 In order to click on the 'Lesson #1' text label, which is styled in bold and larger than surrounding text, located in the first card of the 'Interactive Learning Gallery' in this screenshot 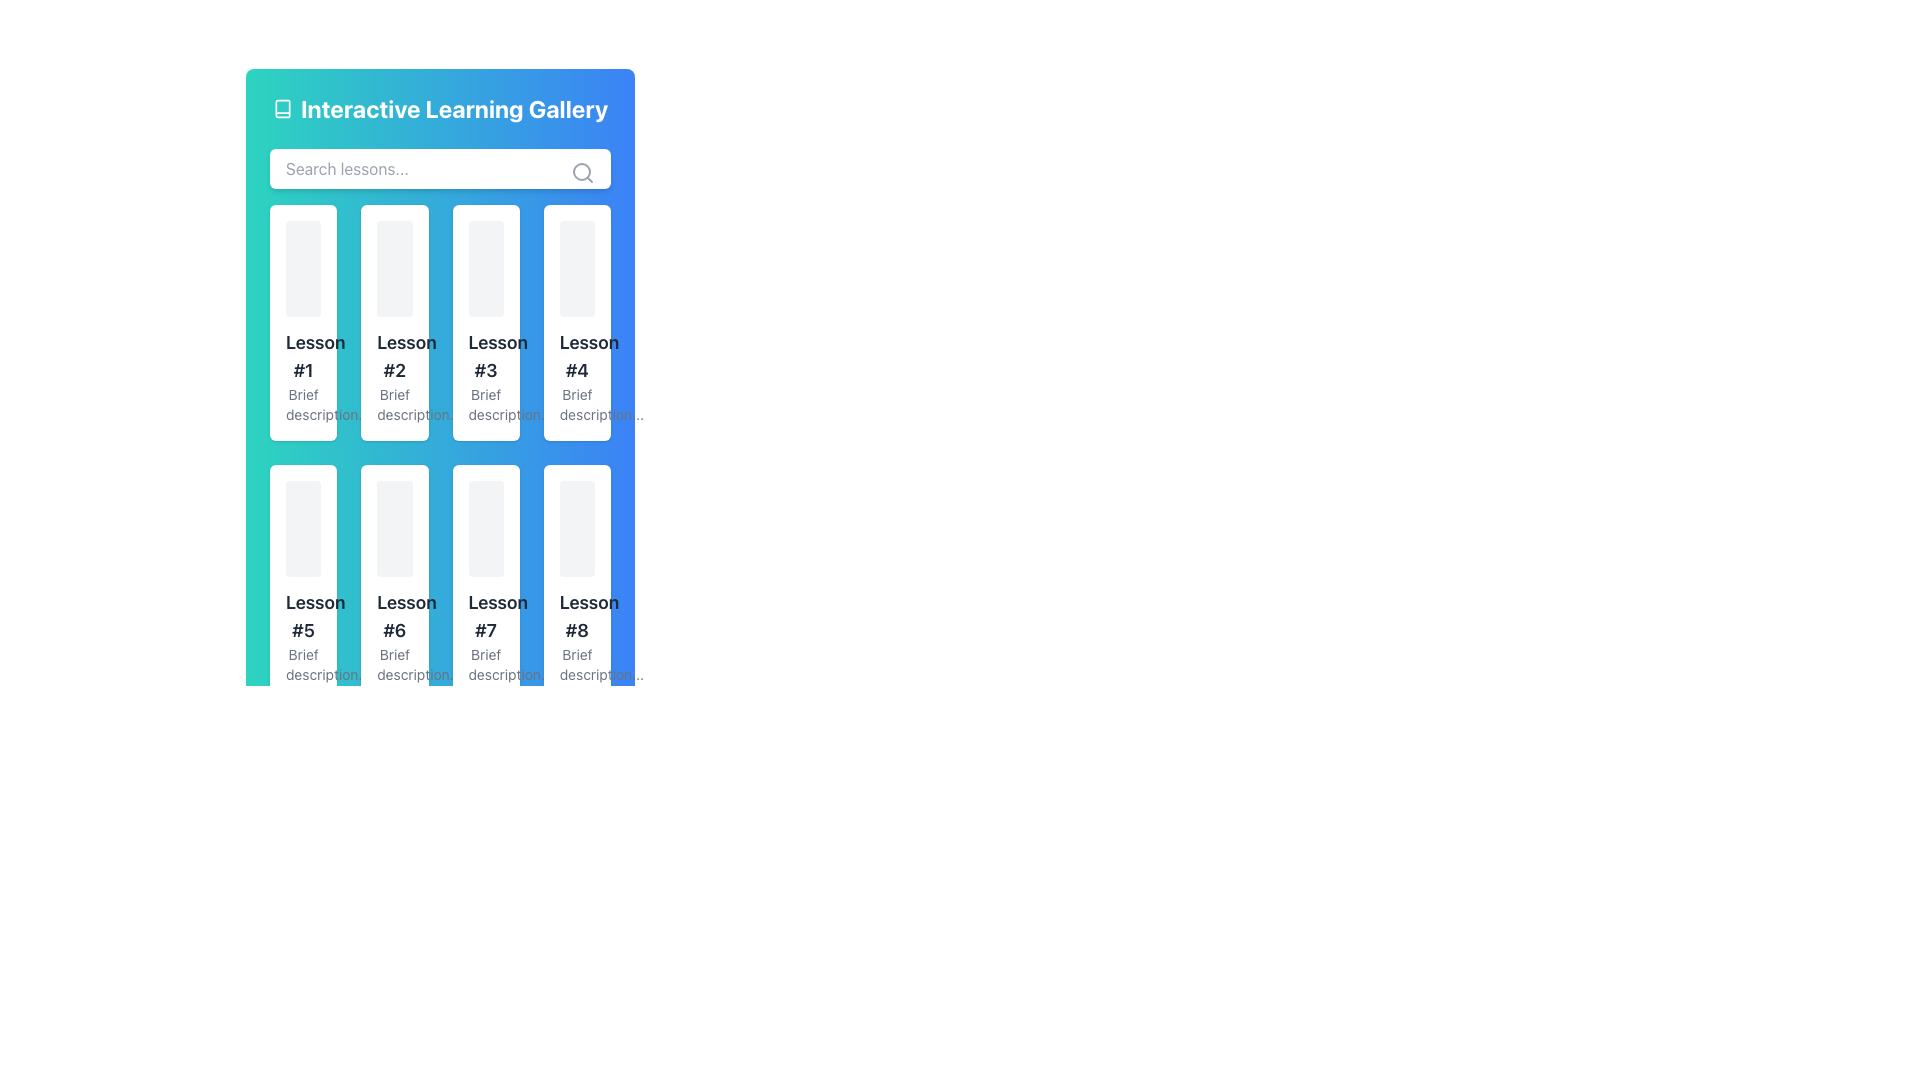, I will do `click(302, 356)`.